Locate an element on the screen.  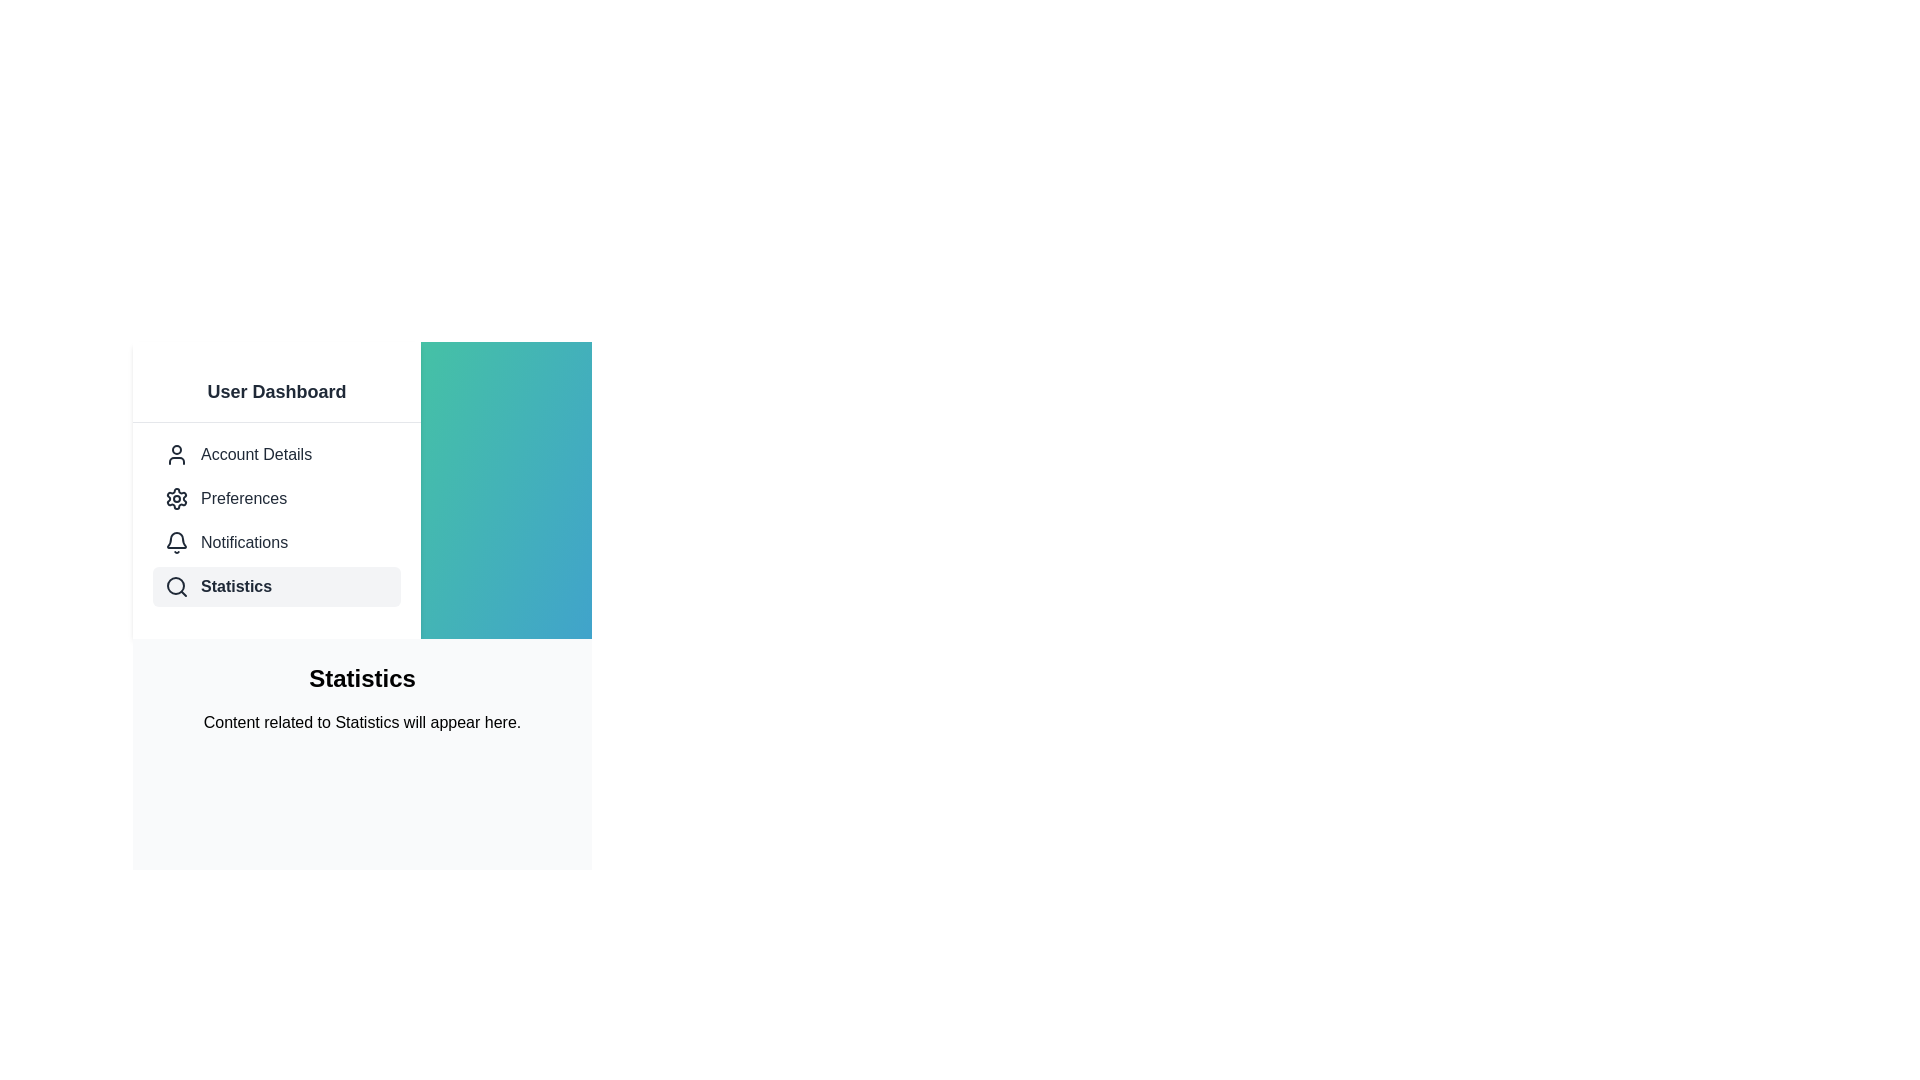
the 'Notifications' text label in the vertical navigation sidebar, which is the third item below 'Preferences' and above 'Statistics' is located at coordinates (243, 543).